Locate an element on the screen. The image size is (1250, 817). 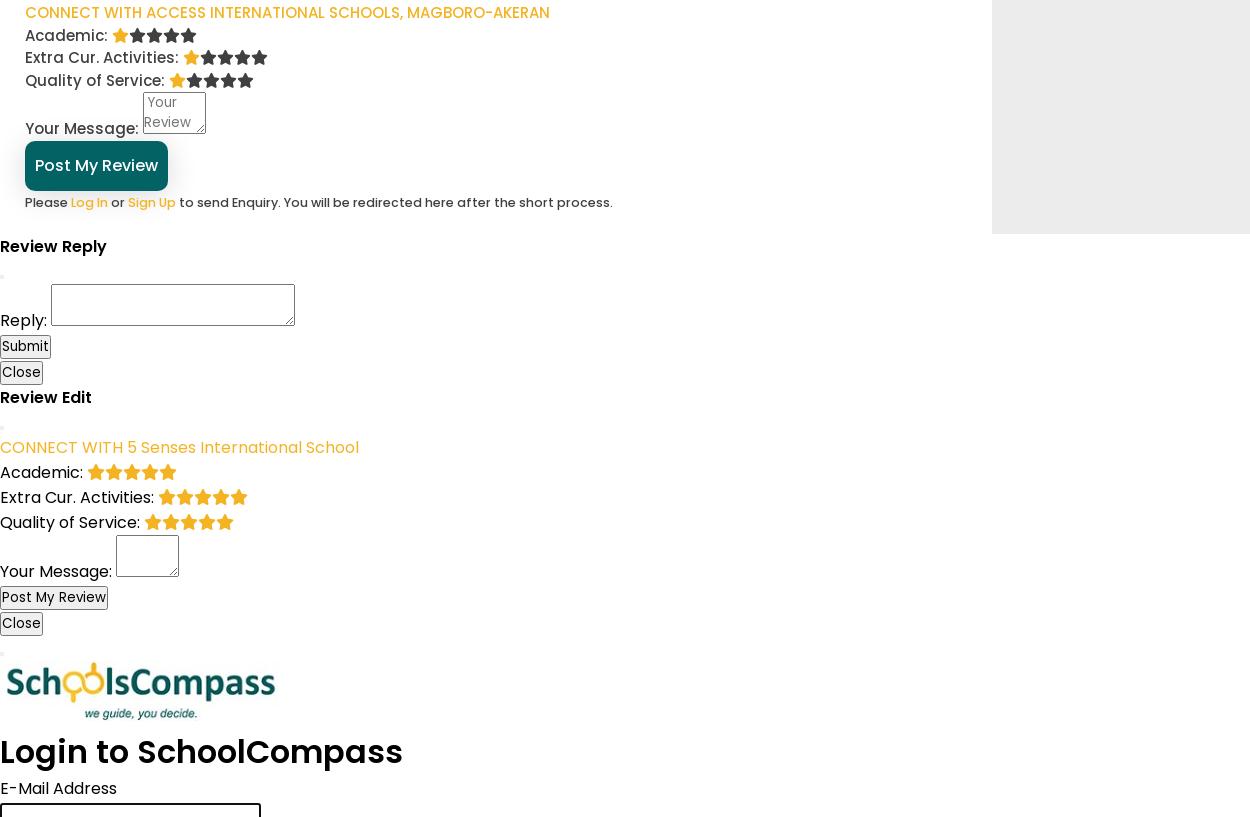
'to send Enquiry. You will be redirected here after the short process.' is located at coordinates (394, 200).